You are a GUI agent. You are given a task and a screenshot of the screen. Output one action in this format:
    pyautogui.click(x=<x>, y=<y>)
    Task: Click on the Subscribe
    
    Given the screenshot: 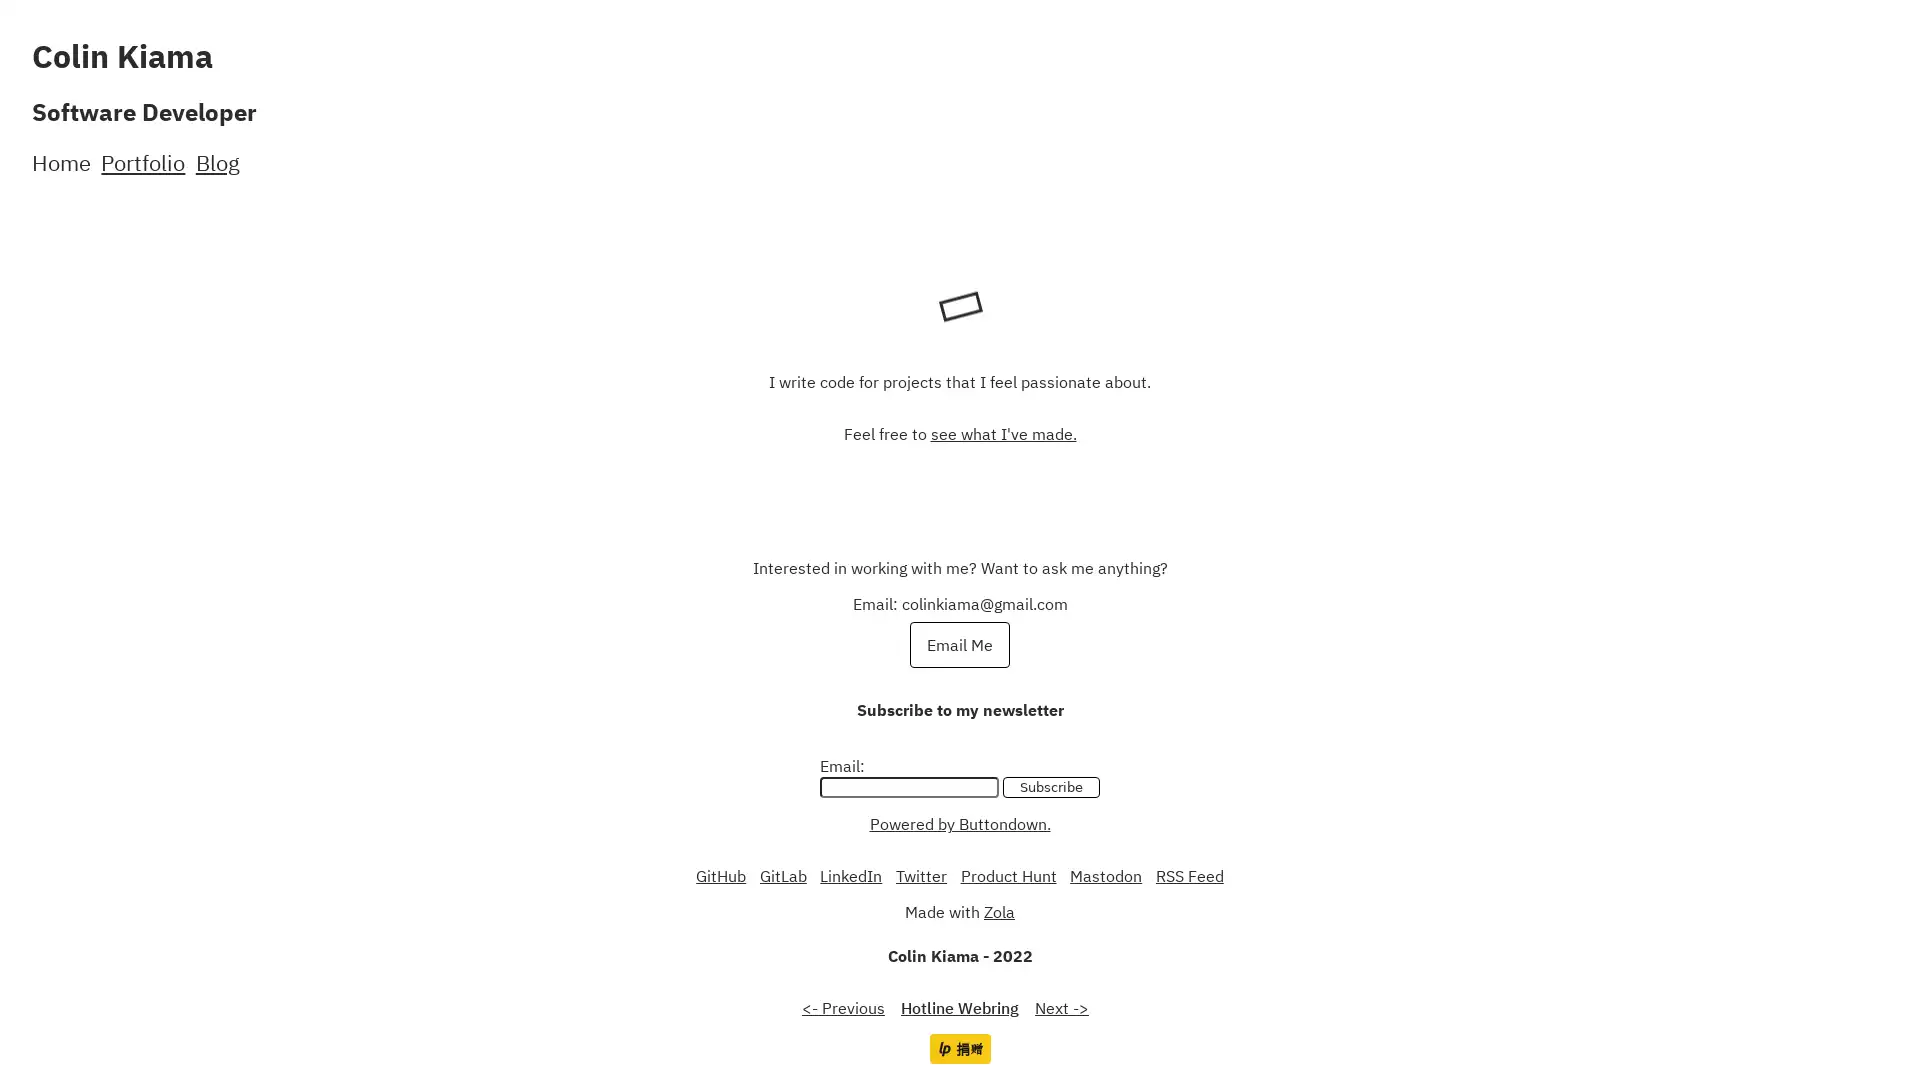 What is the action you would take?
    pyautogui.click(x=1050, y=786)
    